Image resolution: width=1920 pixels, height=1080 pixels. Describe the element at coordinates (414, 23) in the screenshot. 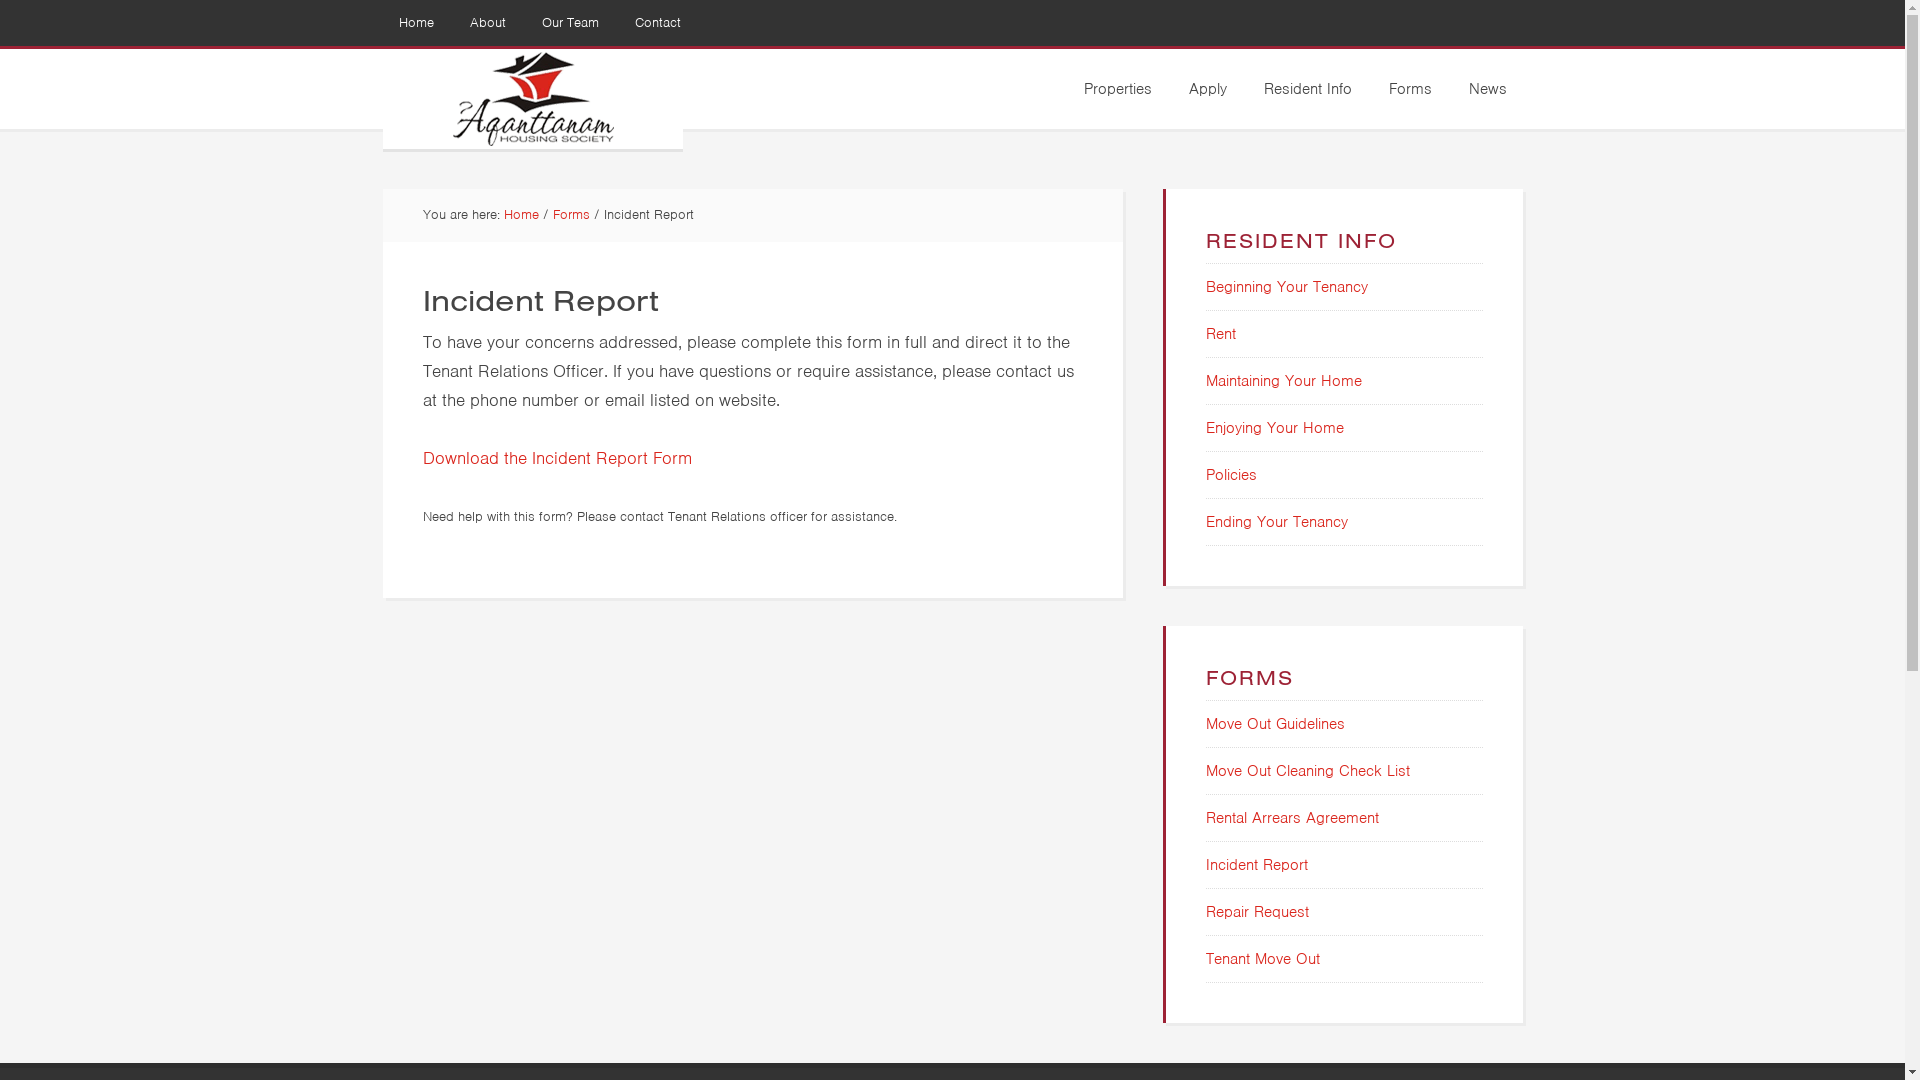

I see `'Home'` at that location.